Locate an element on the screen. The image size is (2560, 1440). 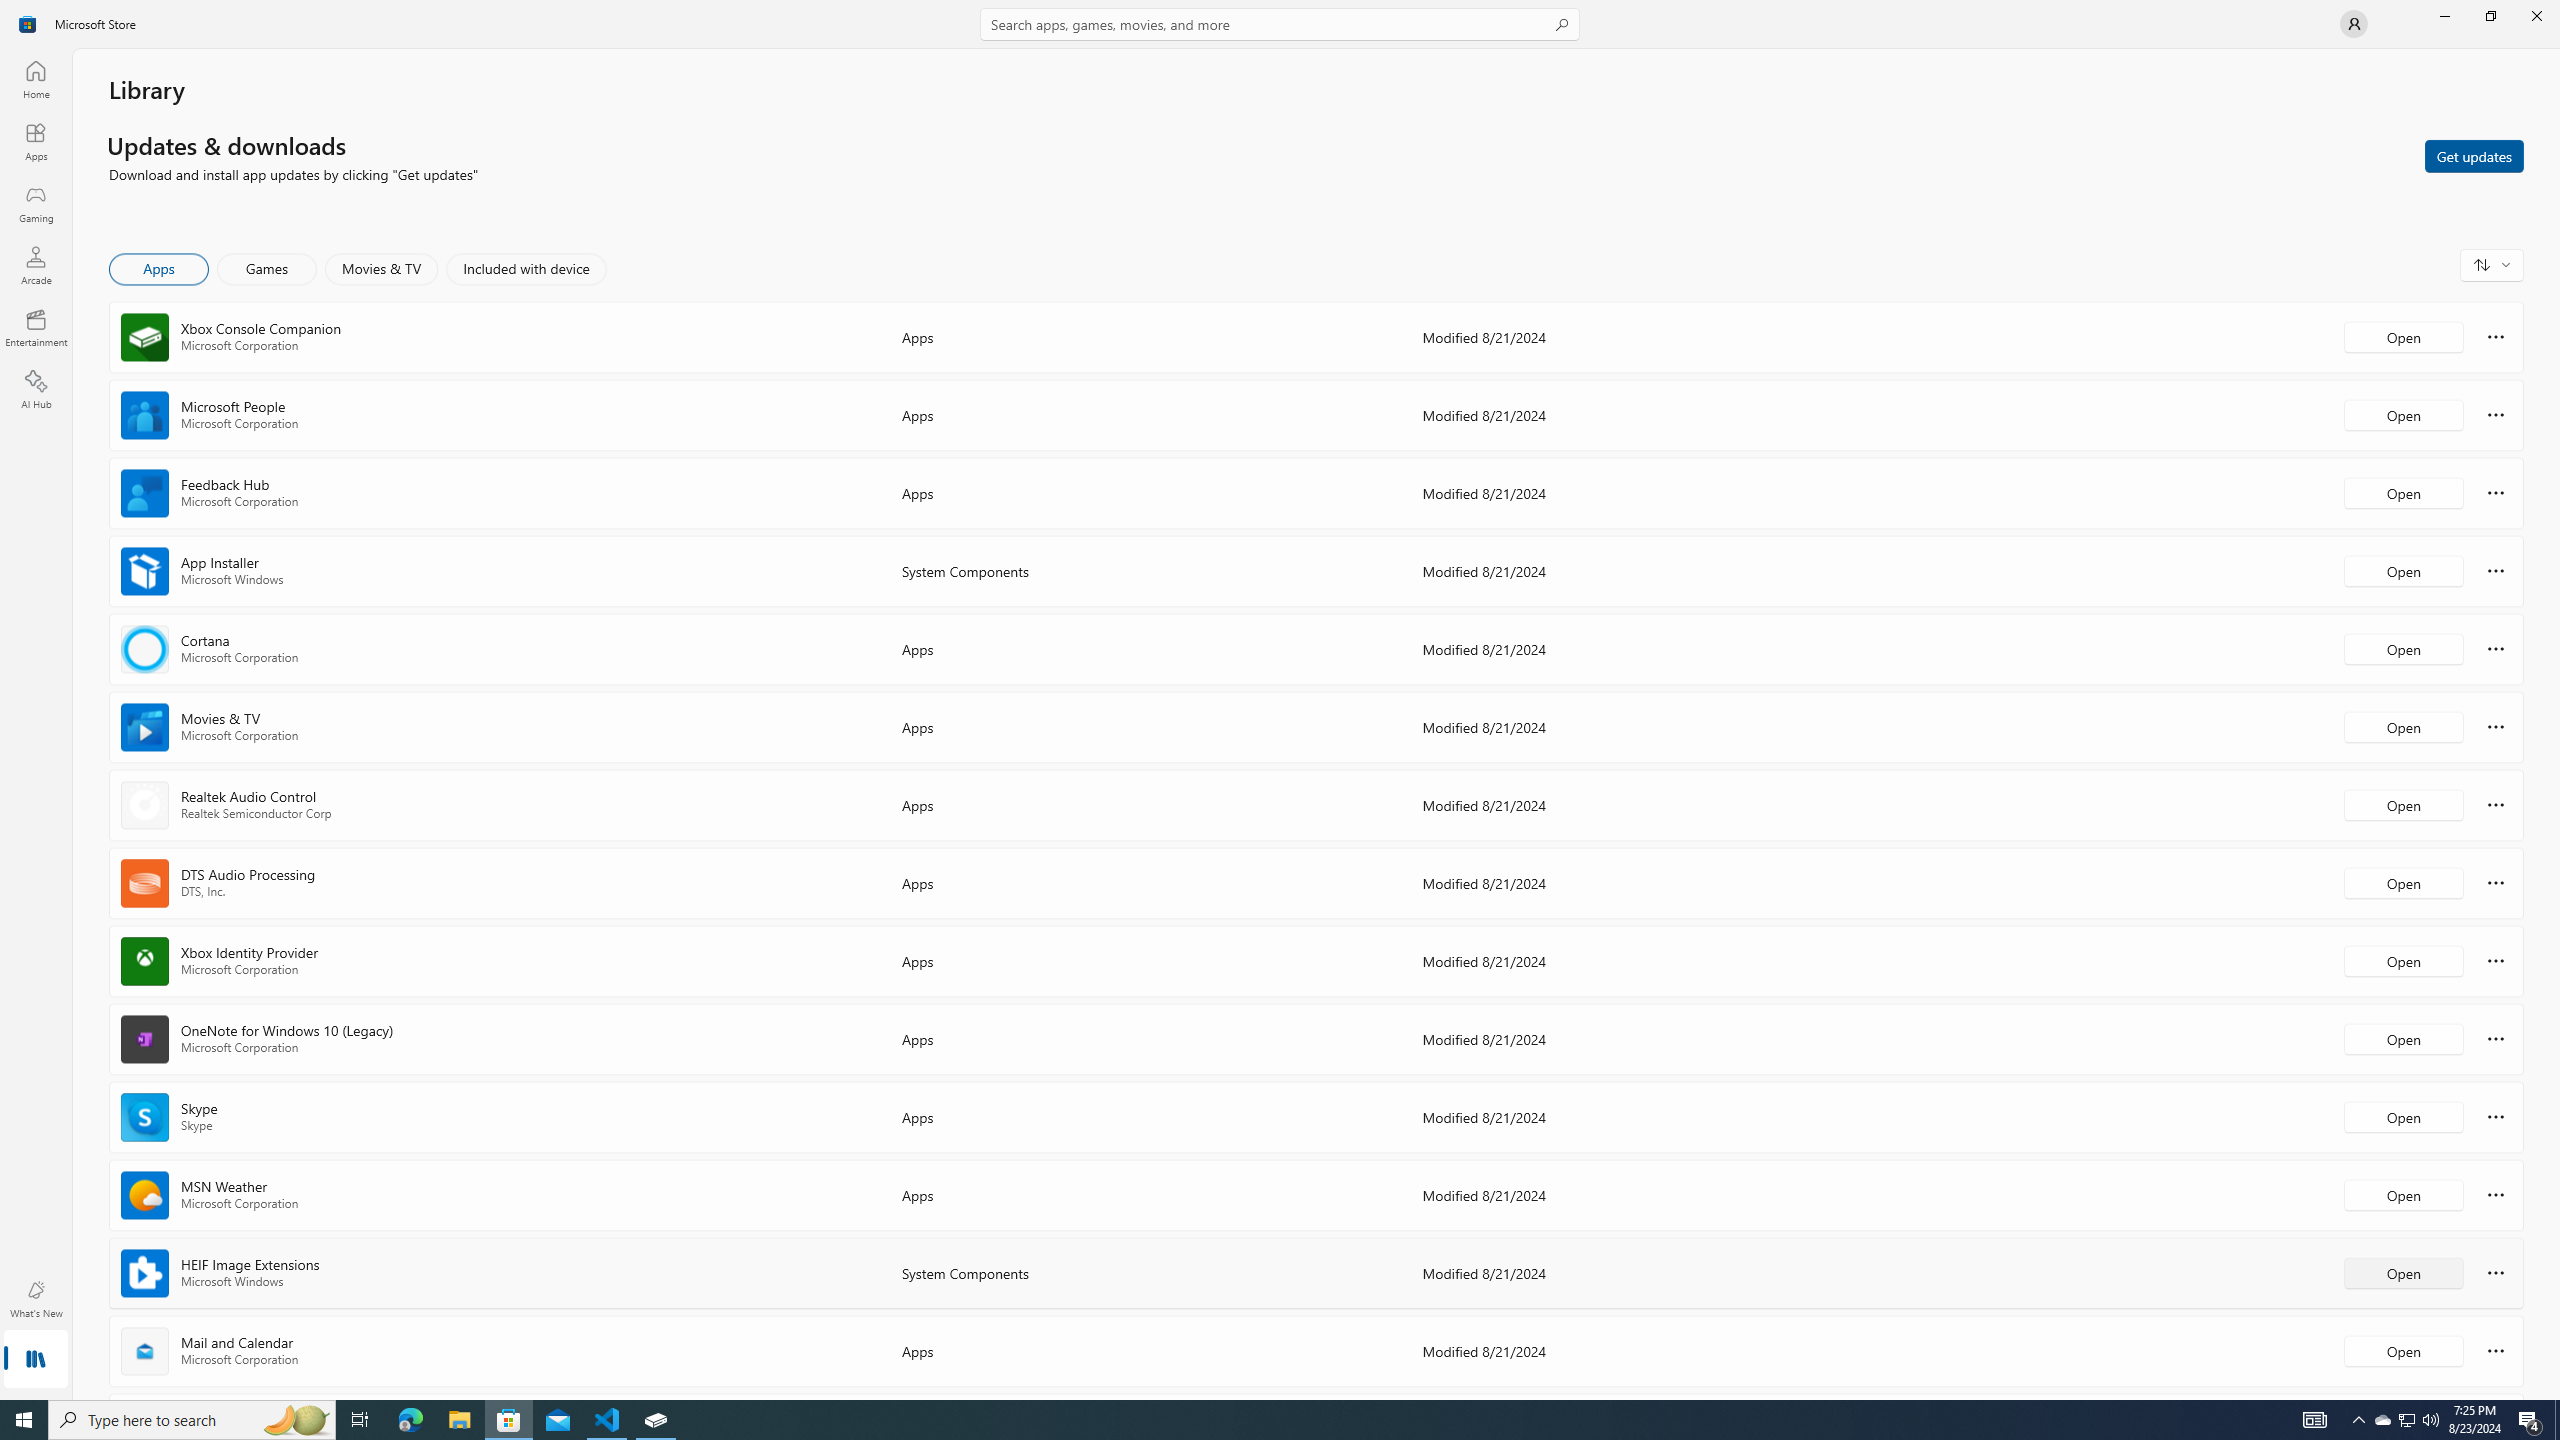
'Minimize Microsoft Store' is located at coordinates (2443, 15).